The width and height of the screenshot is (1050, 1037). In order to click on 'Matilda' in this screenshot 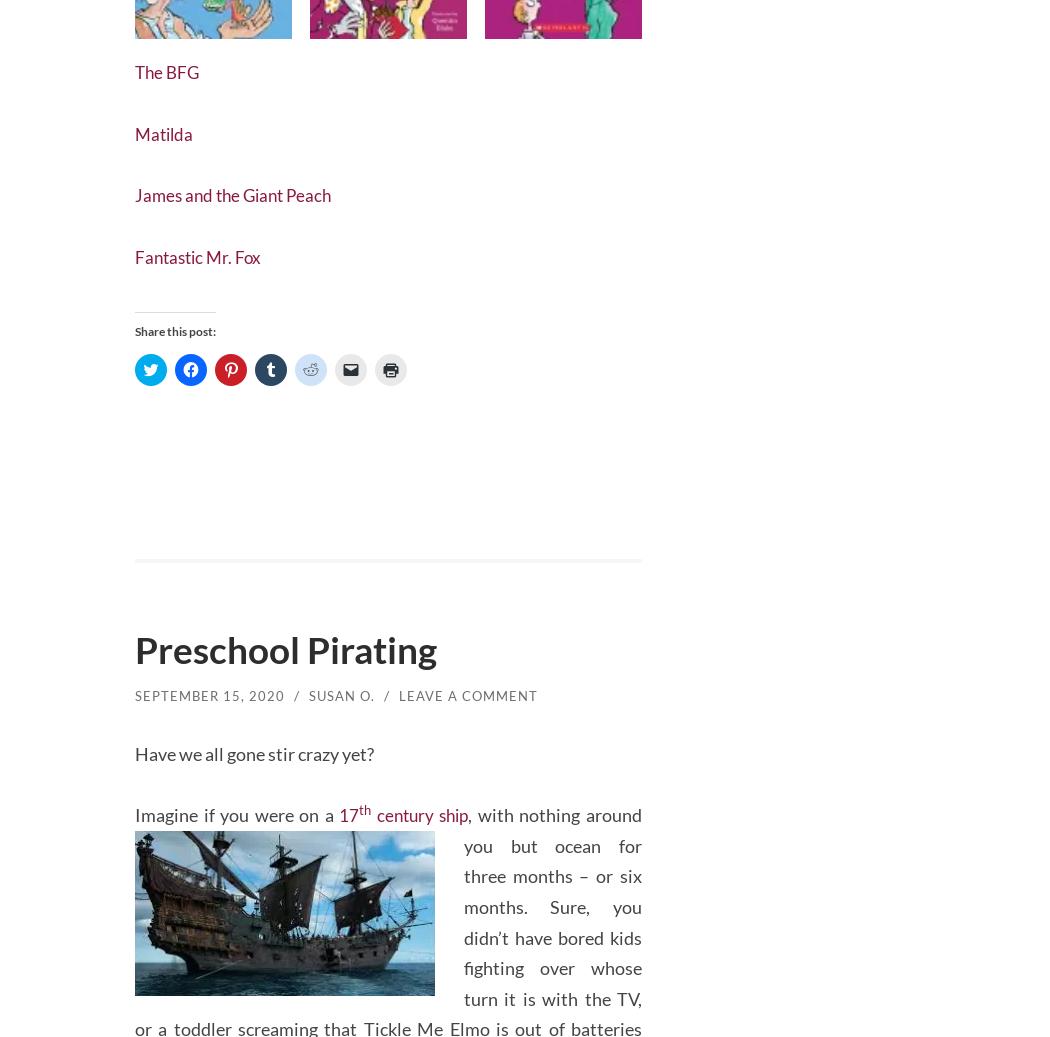, I will do `click(166, 128)`.